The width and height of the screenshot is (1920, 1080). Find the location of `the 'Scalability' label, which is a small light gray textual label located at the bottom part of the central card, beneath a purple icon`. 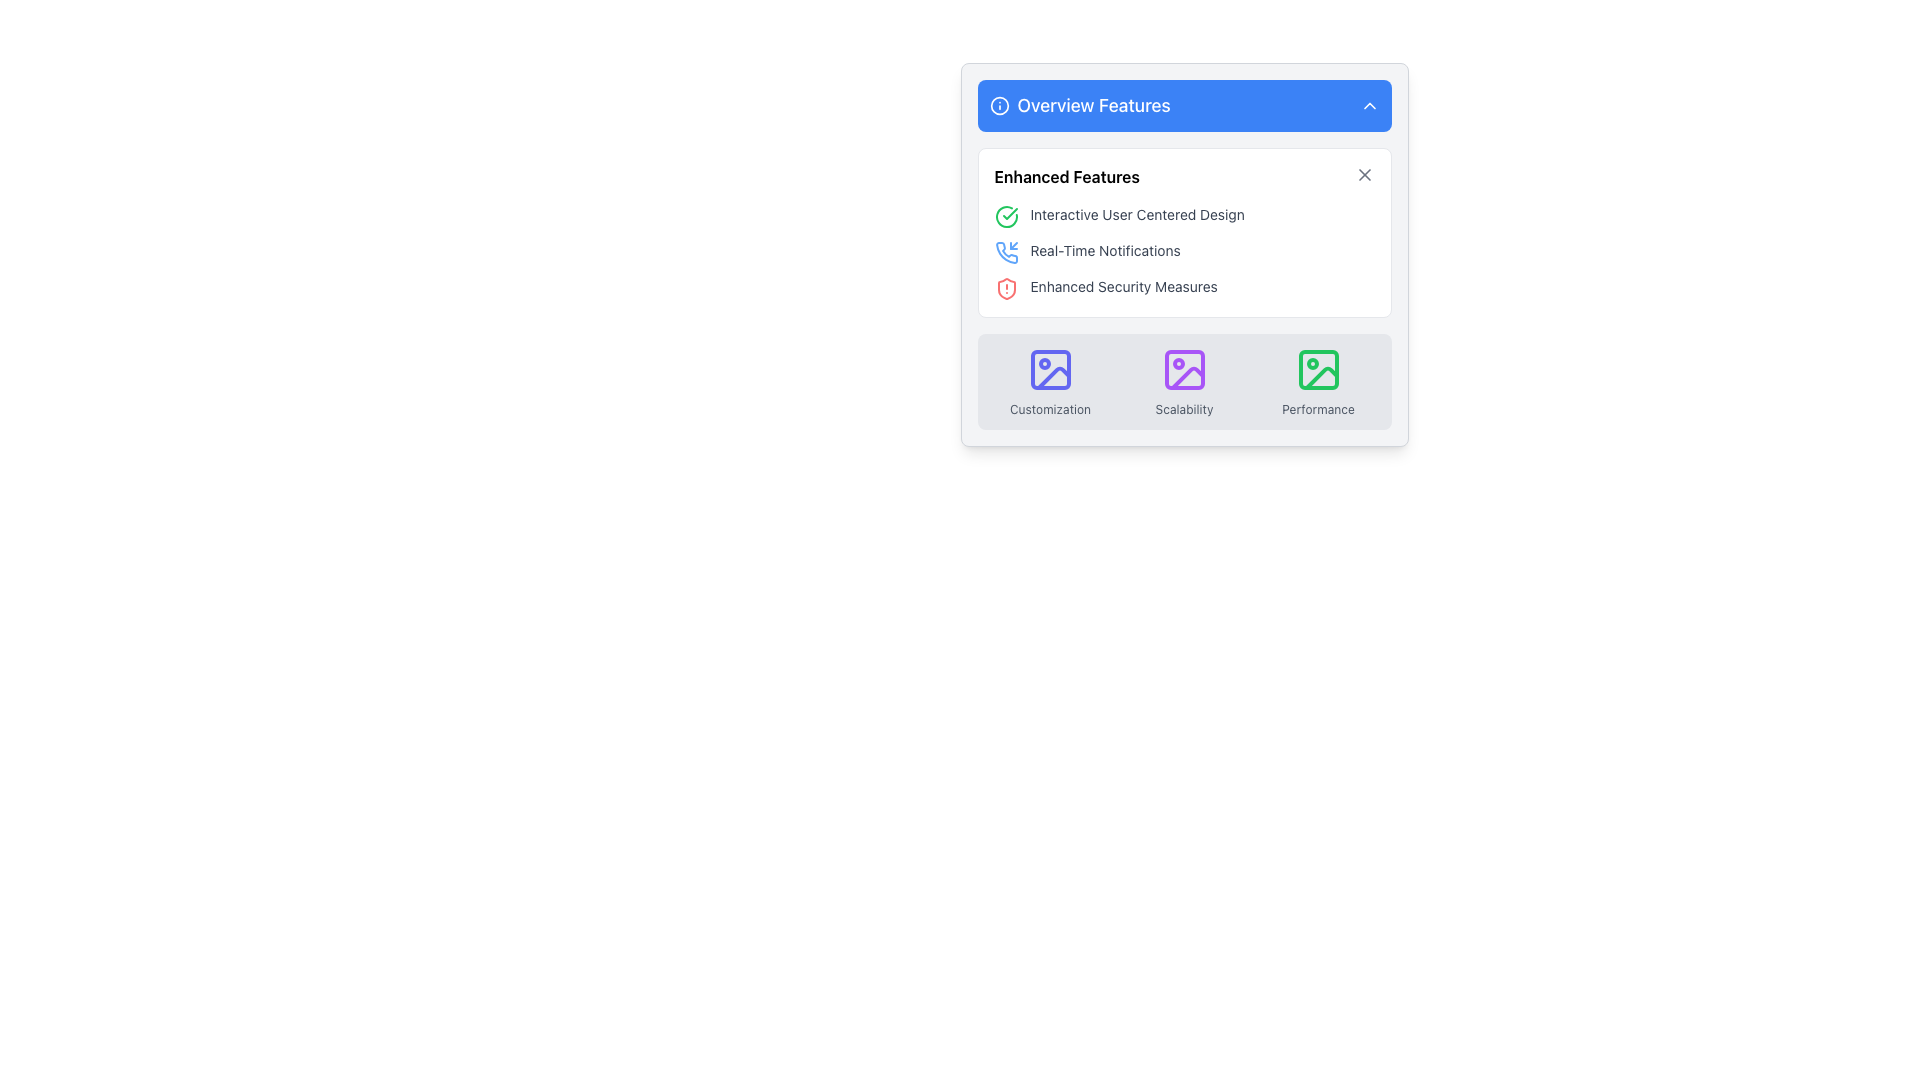

the 'Scalability' label, which is a small light gray textual label located at the bottom part of the central card, beneath a purple icon is located at coordinates (1184, 408).